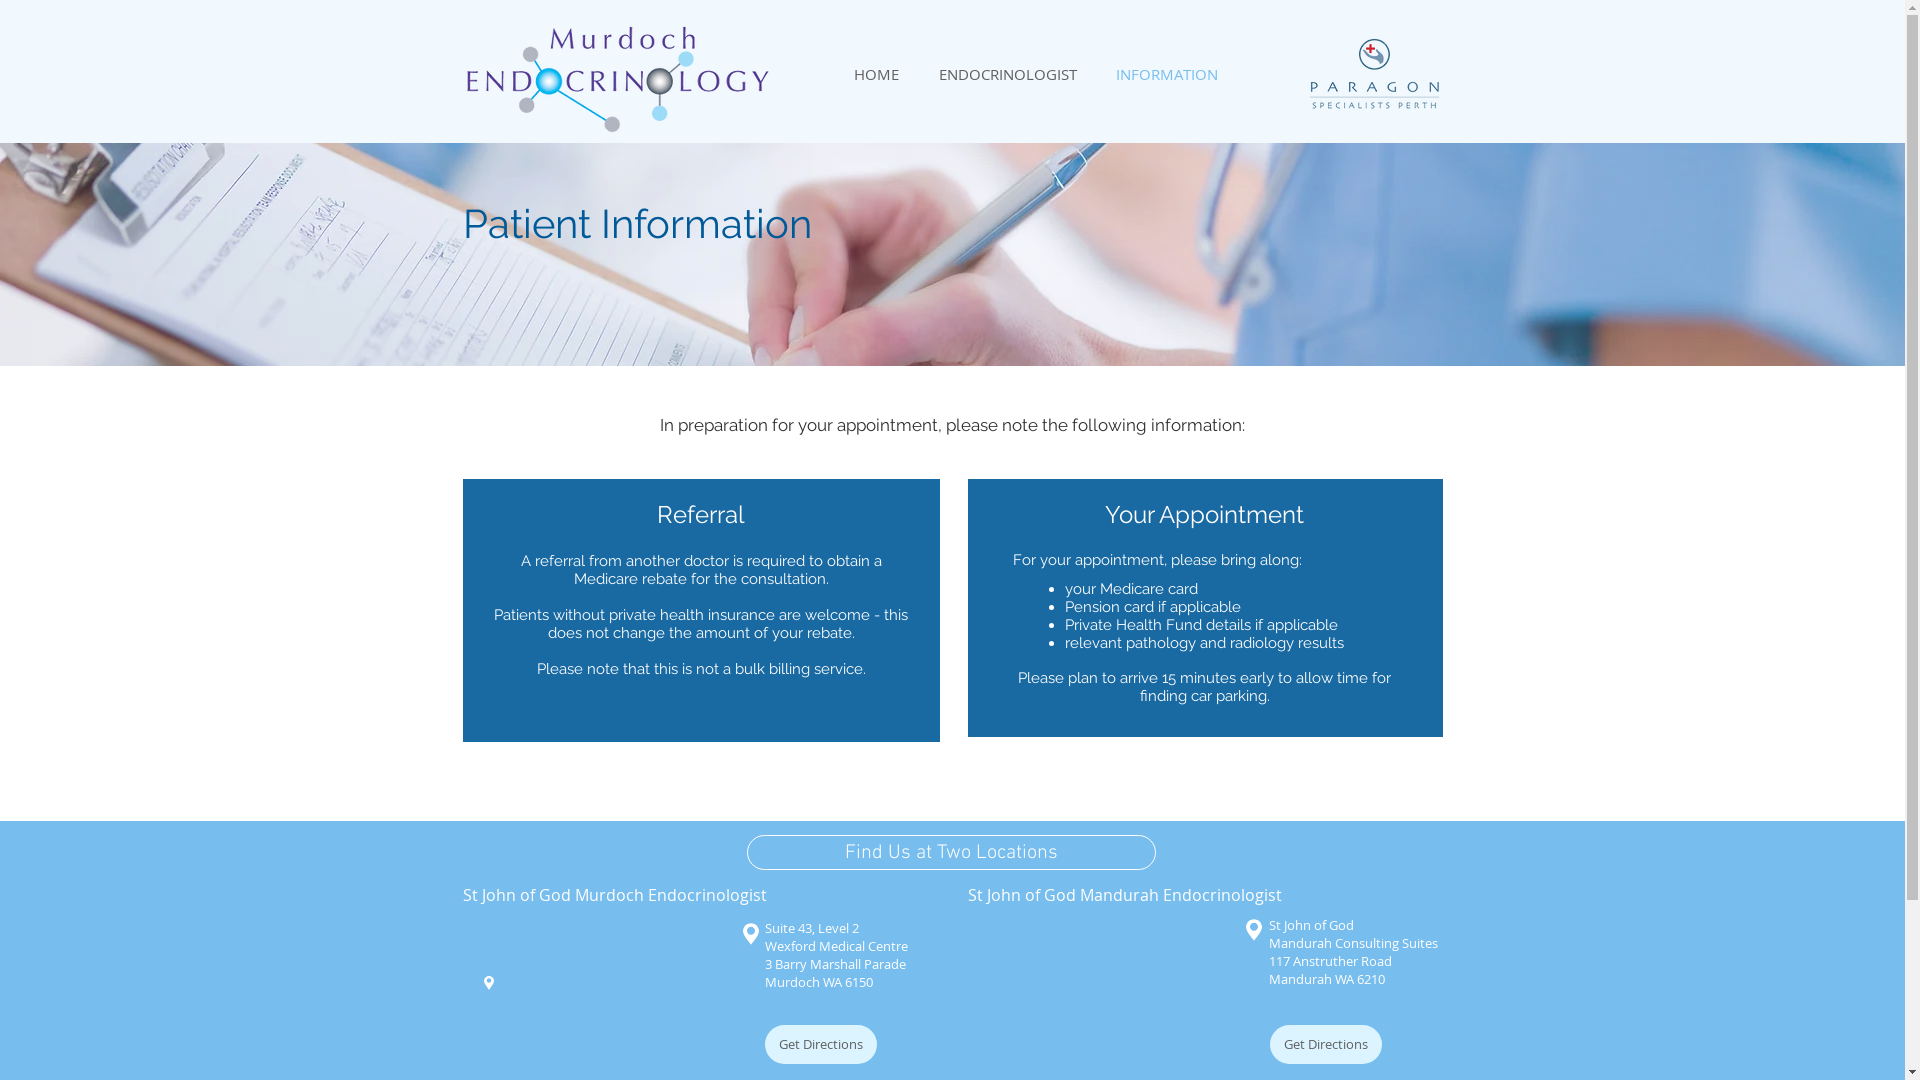  I want to click on 'HOME', so click(876, 73).